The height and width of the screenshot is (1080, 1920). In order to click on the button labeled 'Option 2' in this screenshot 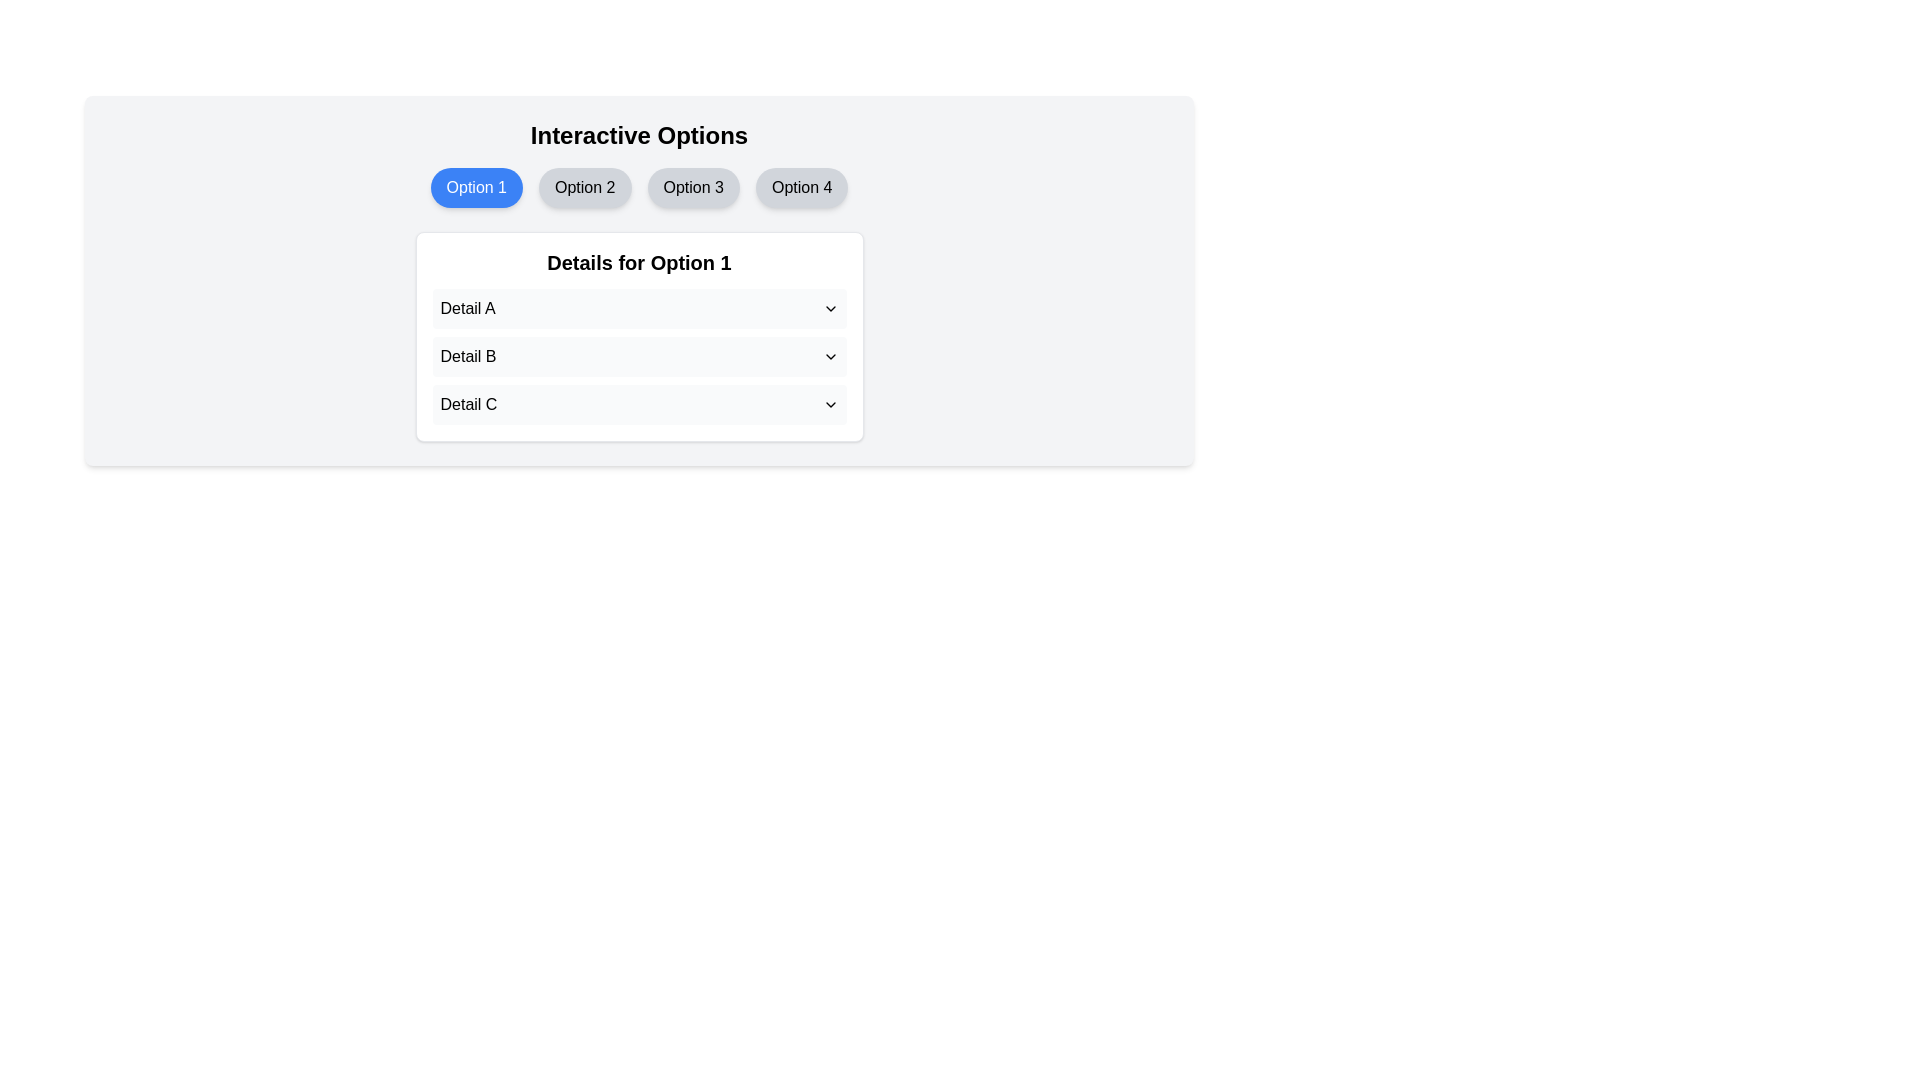, I will do `click(584, 188)`.